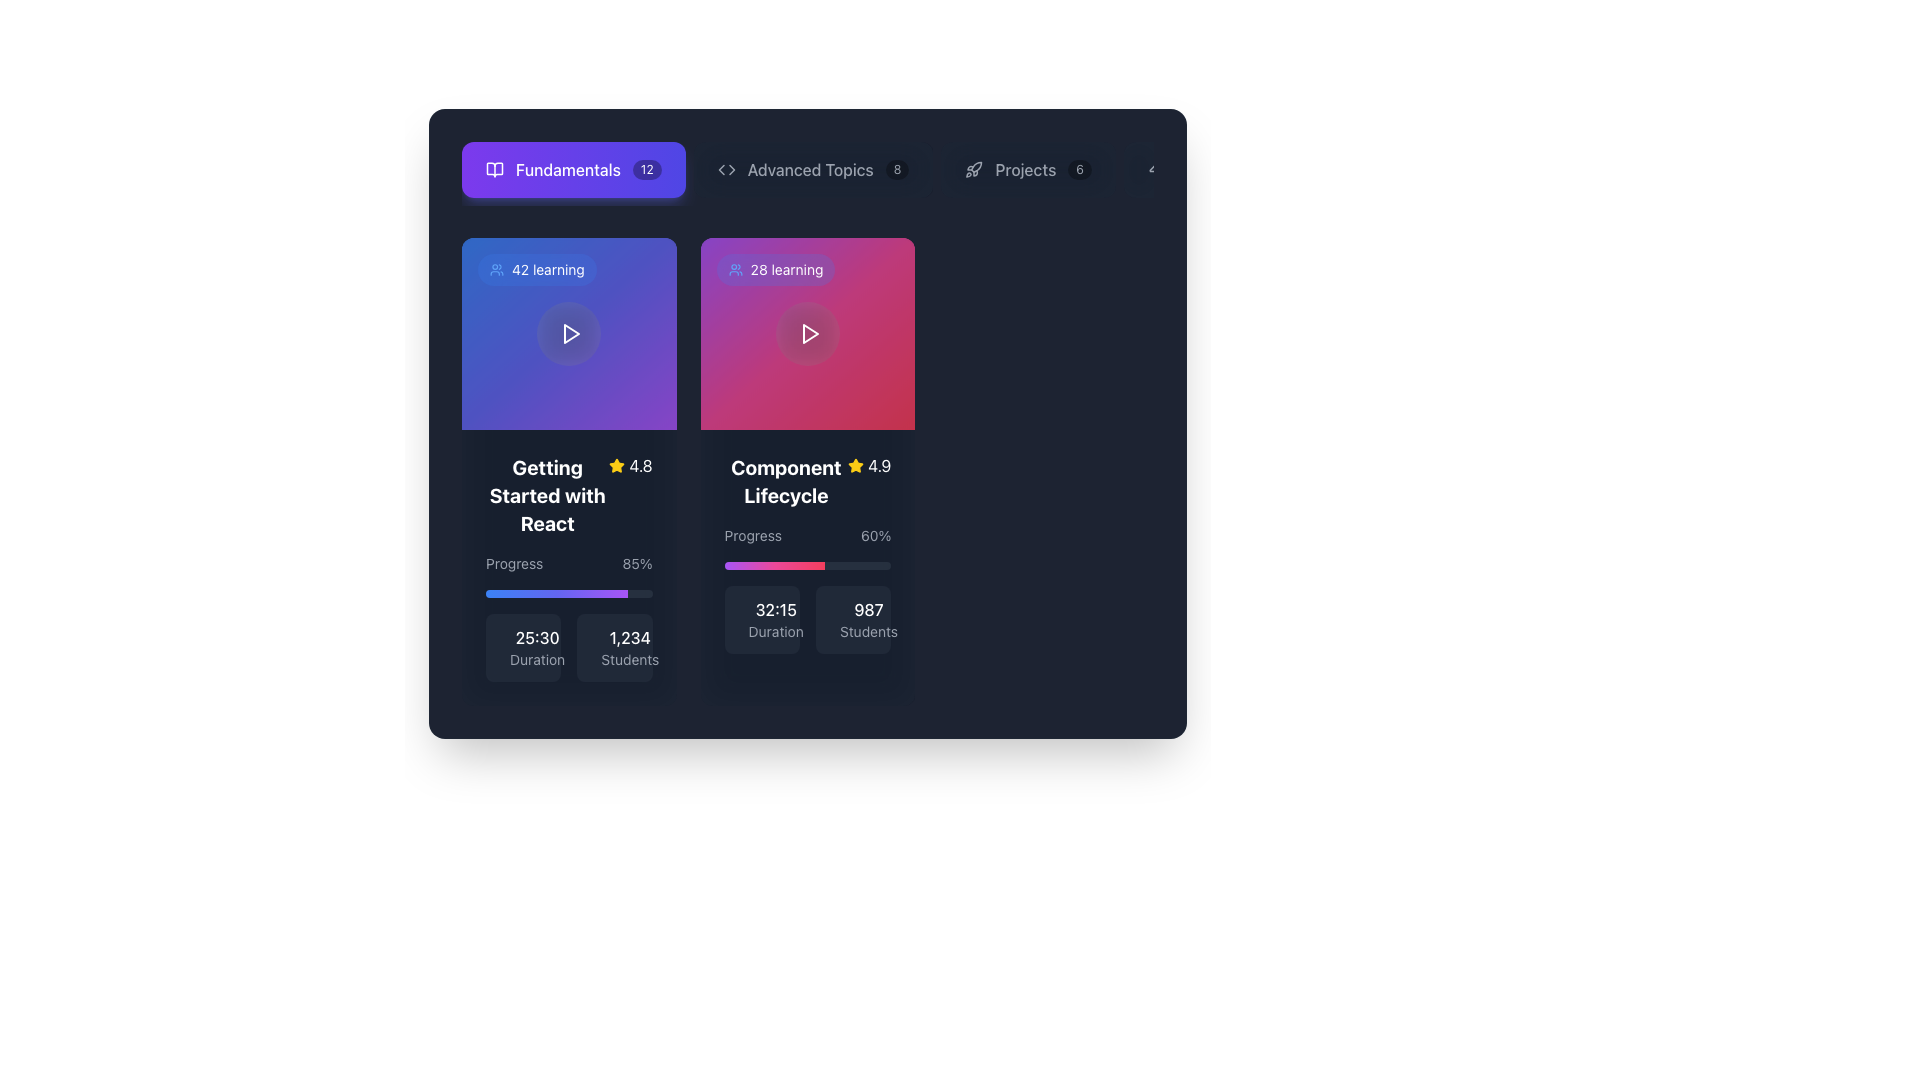 This screenshot has width=1920, height=1080. What do you see at coordinates (775, 632) in the screenshot?
I see `the text label that explains the context of the time value ('32:15') displayed above it, located in the bottom-left section of the module titled 'Component Lifecycle'` at bounding box center [775, 632].